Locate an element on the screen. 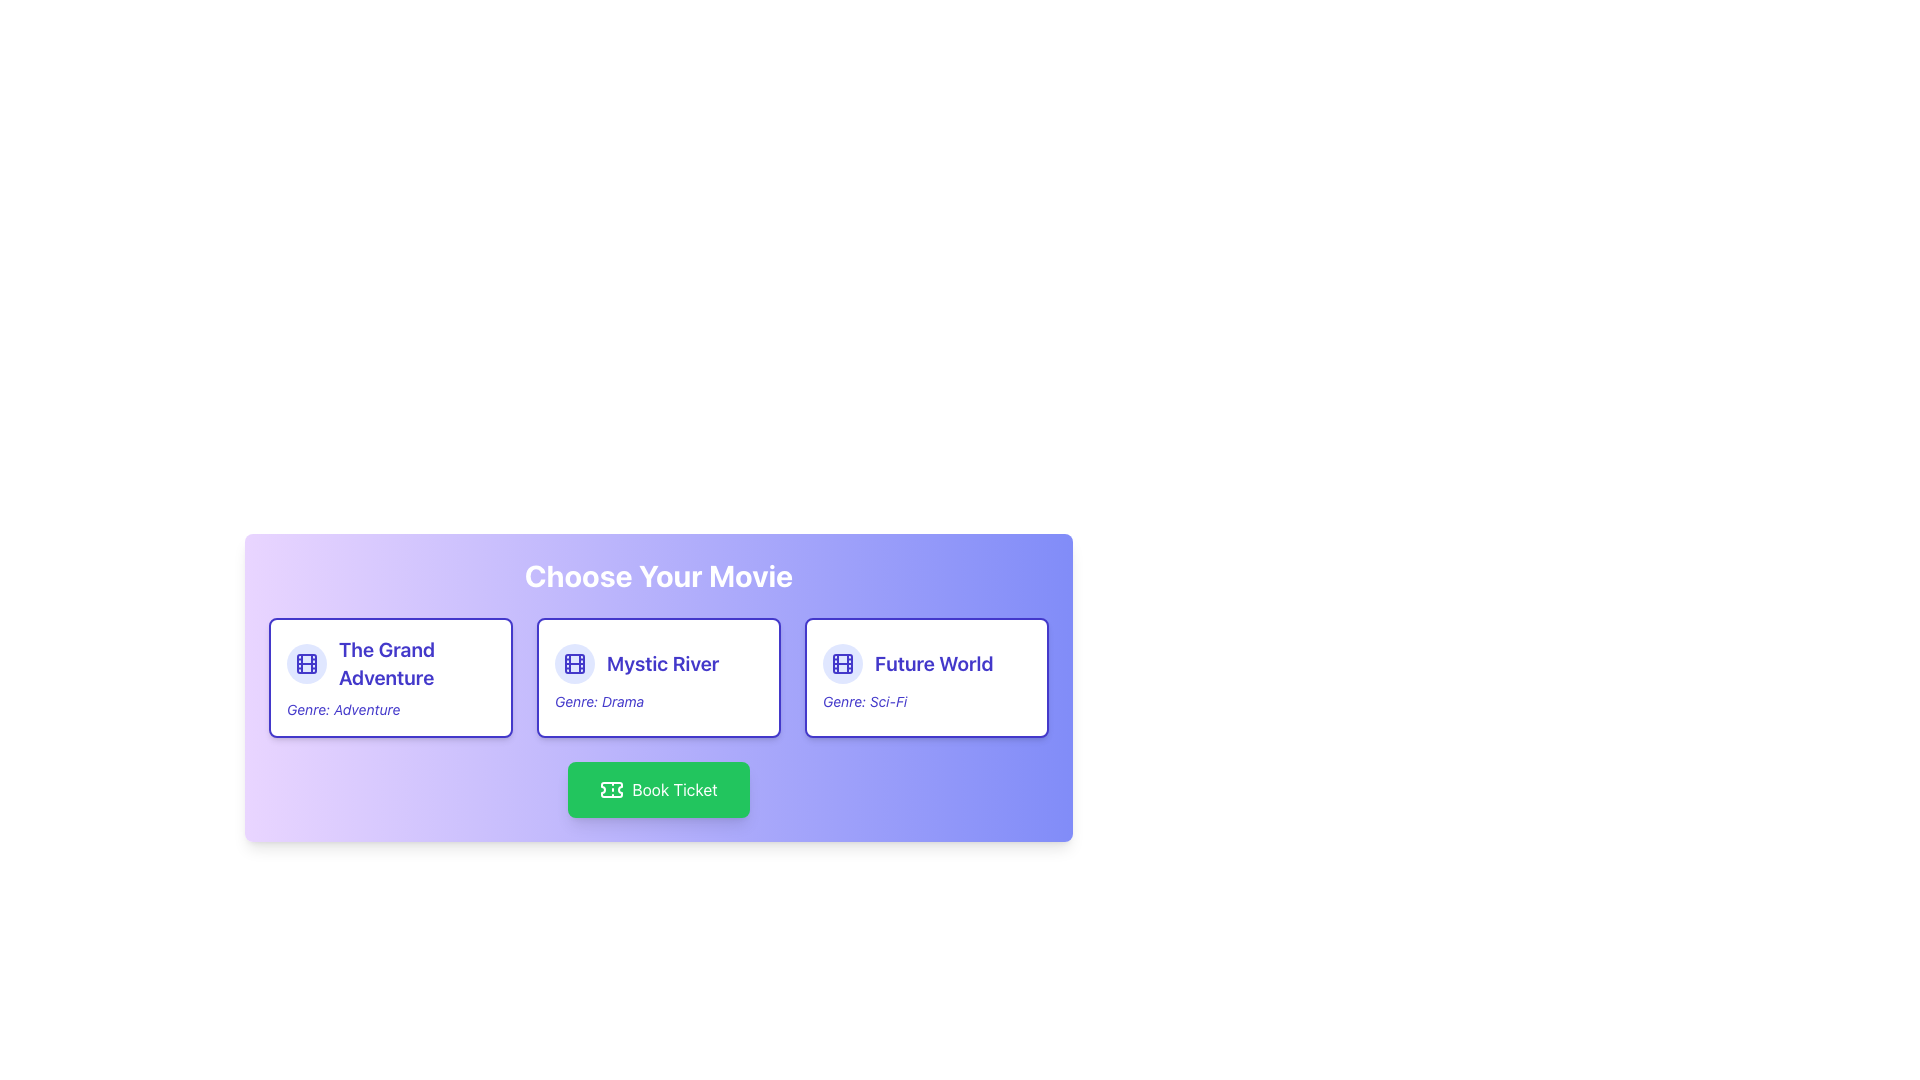 This screenshot has height=1080, width=1920. the movie title text label displaying 'Mystic River', which is centered in the movie selection card is located at coordinates (658, 663).